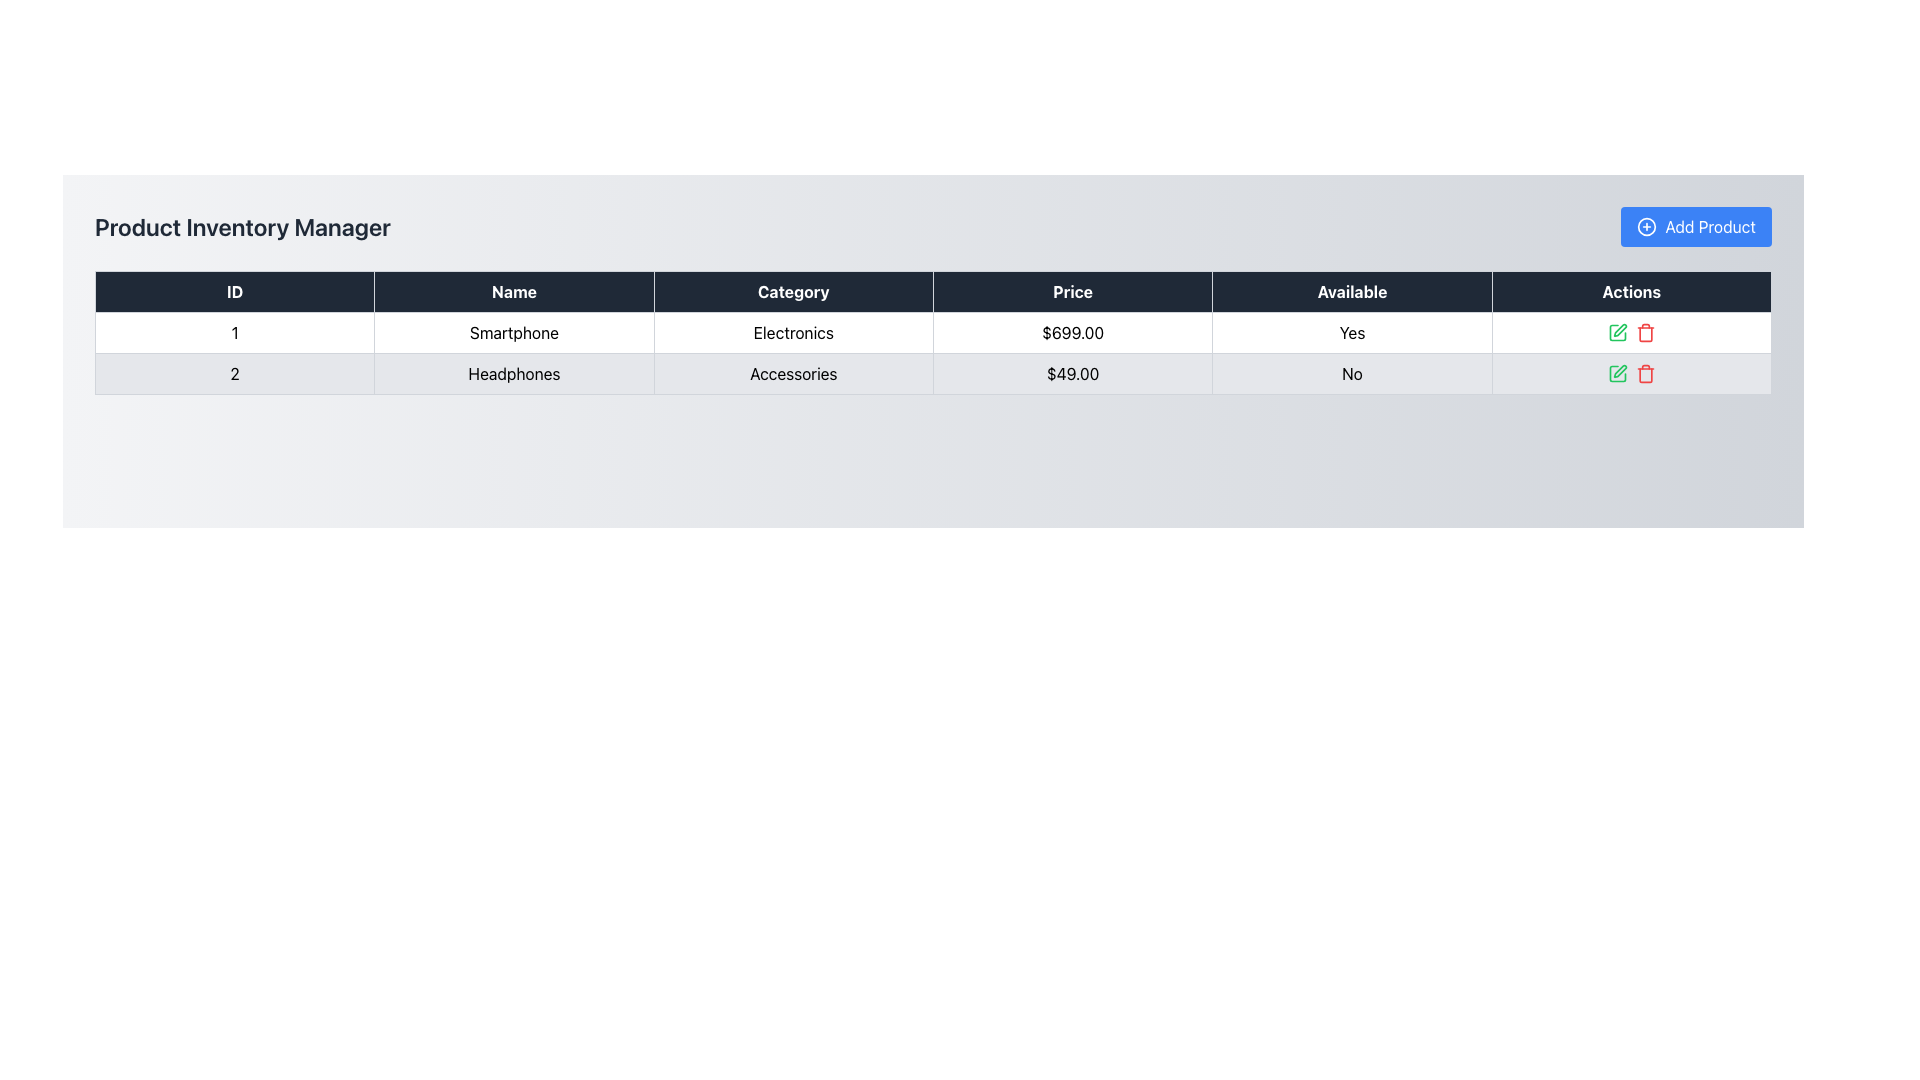 The image size is (1920, 1080). Describe the element at coordinates (1072, 292) in the screenshot. I see `the 'Price' header cell in the table to sort the column` at that location.